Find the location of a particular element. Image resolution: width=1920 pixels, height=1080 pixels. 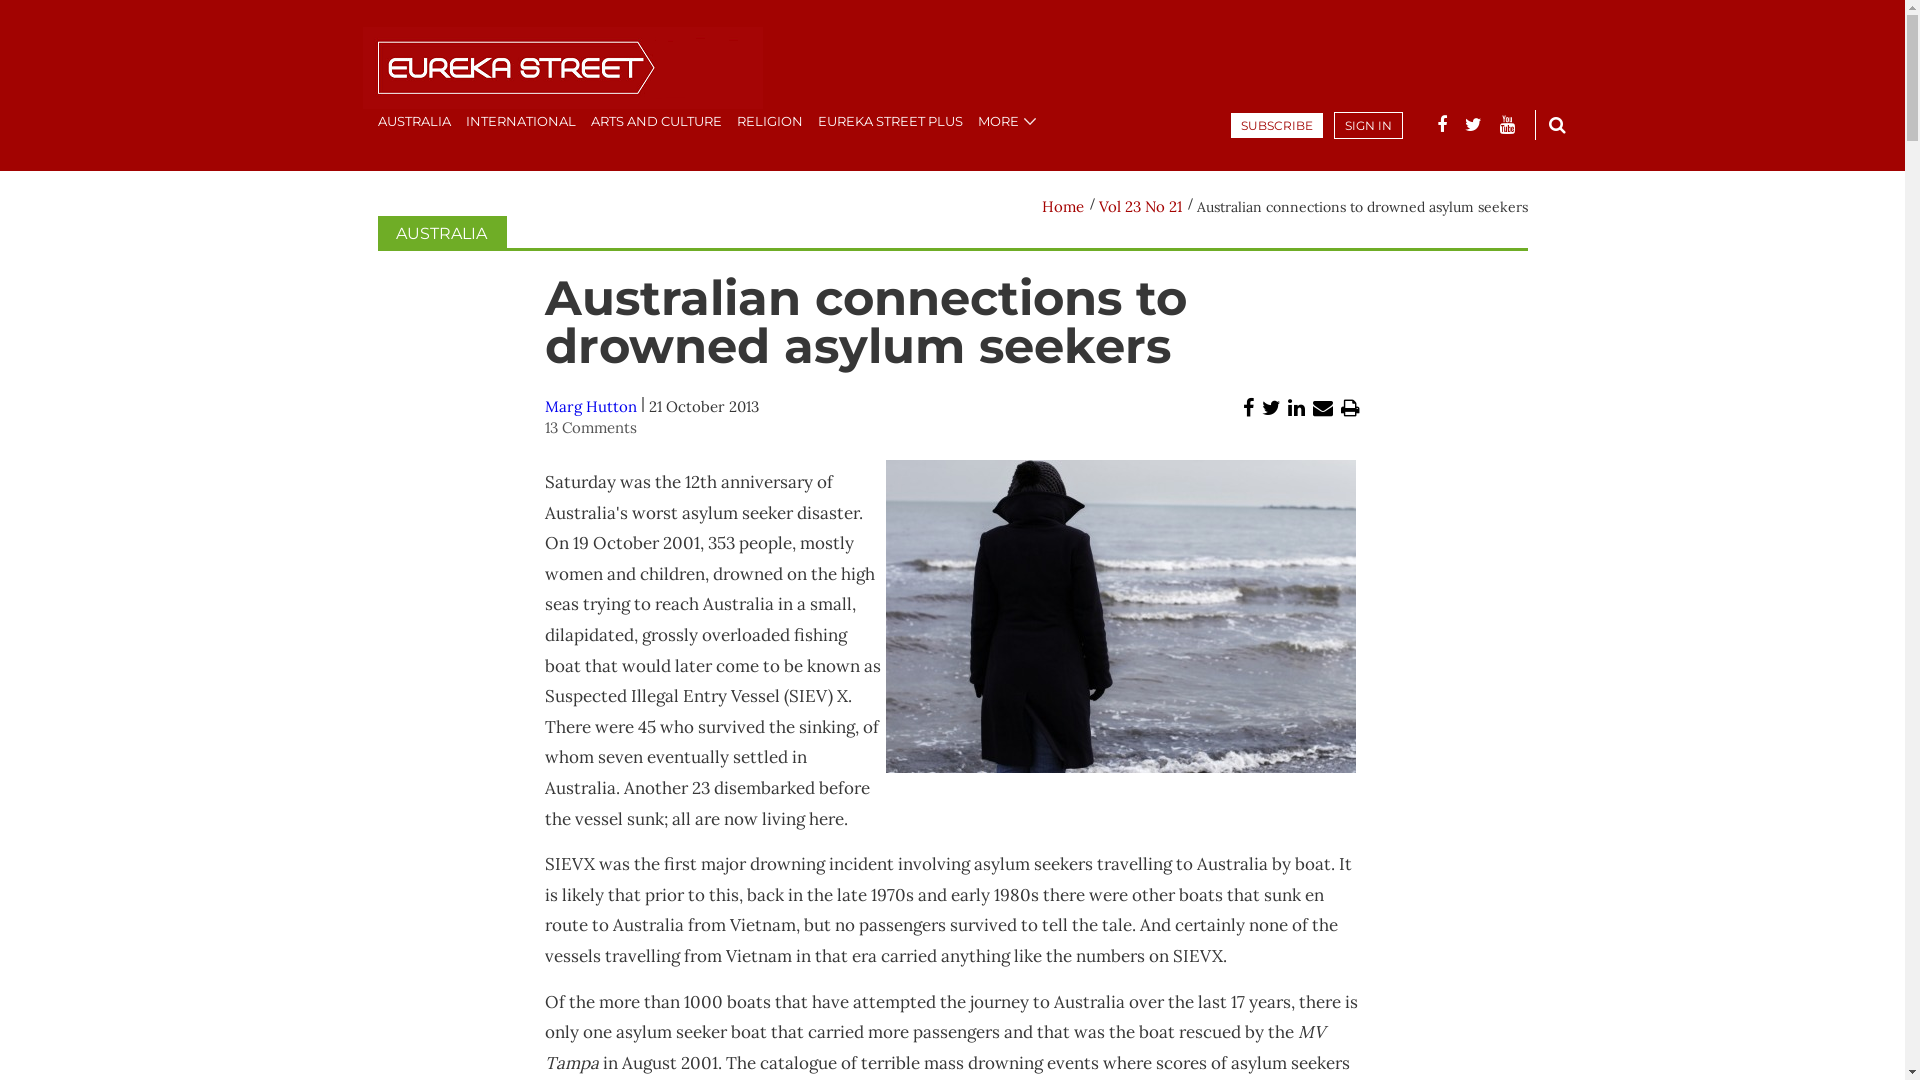

'Lonely person on a beach in winter time' is located at coordinates (1121, 615).